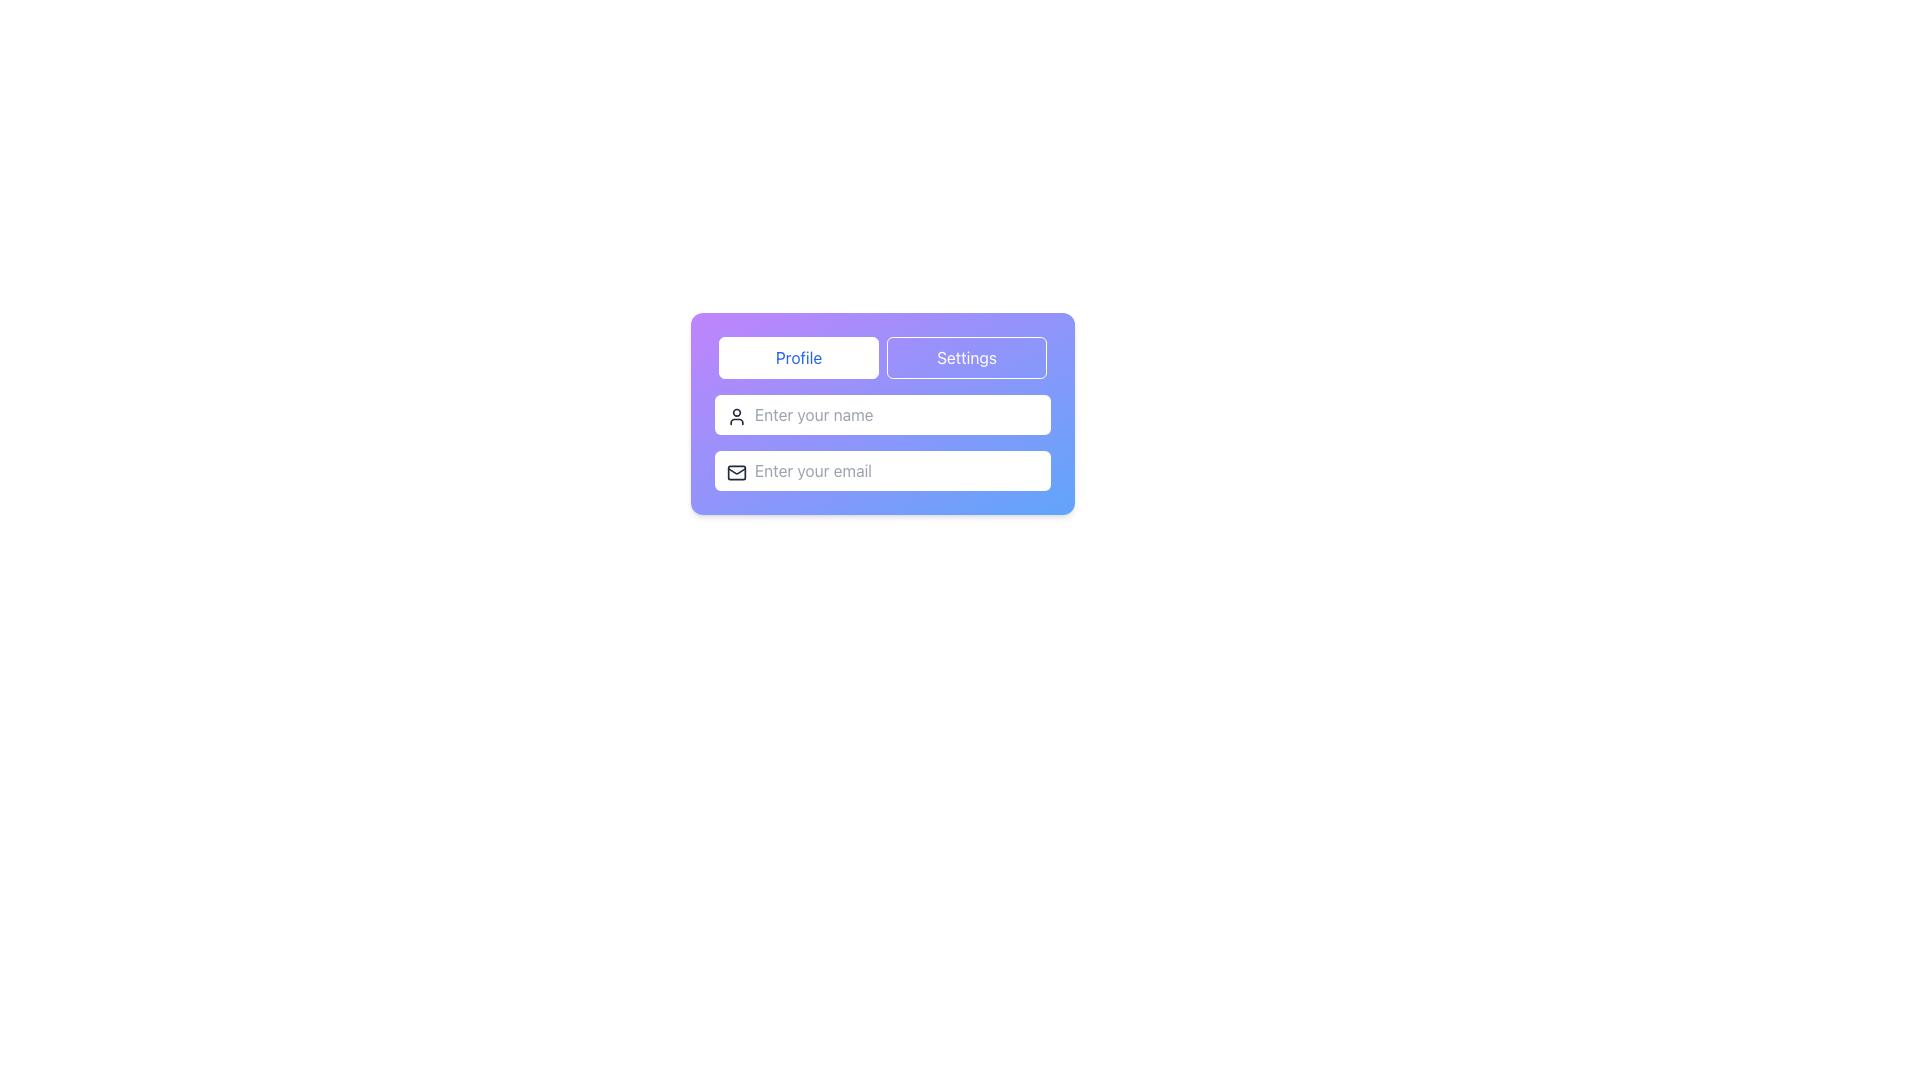 This screenshot has width=1920, height=1080. Describe the element at coordinates (736, 415) in the screenshot. I see `the user silhouette icon located inside the 'Enter your name' input field, positioned at the top left corner of the input box` at that location.